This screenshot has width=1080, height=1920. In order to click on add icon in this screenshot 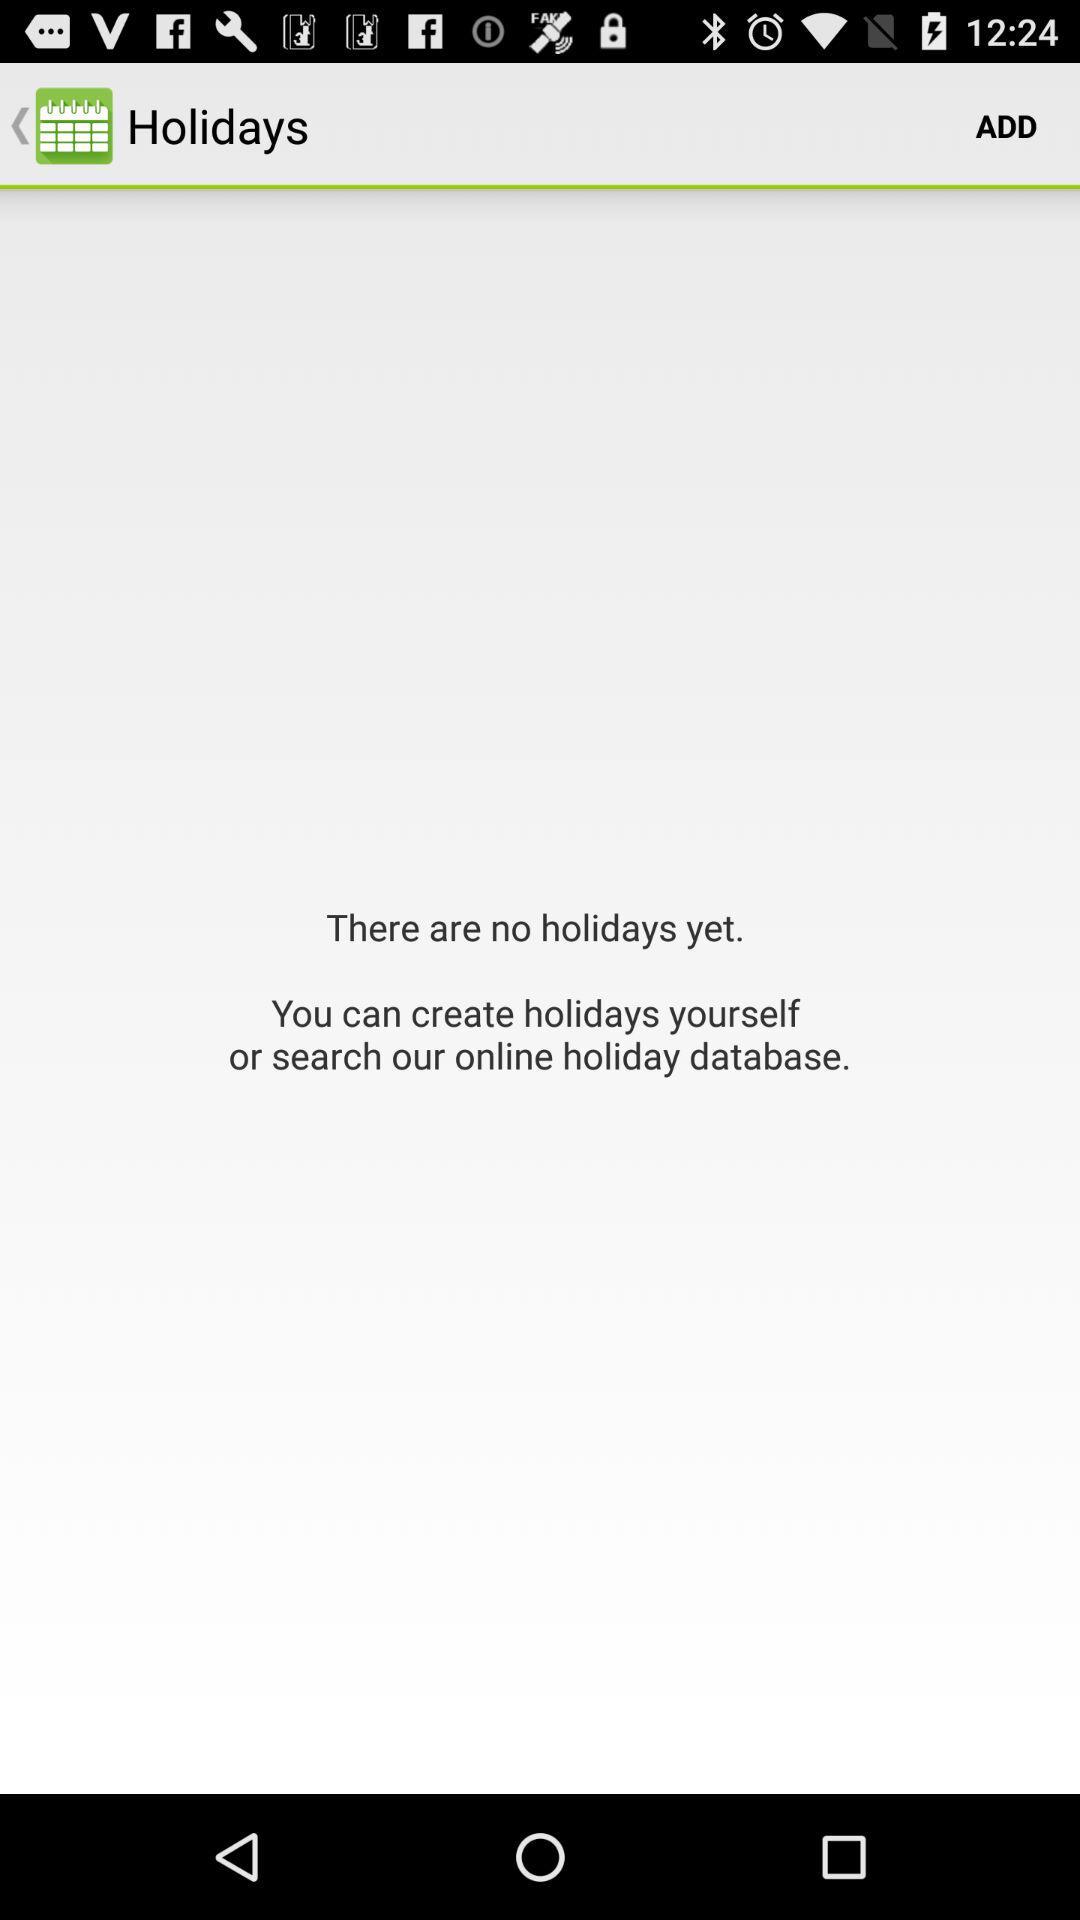, I will do `click(1006, 124)`.